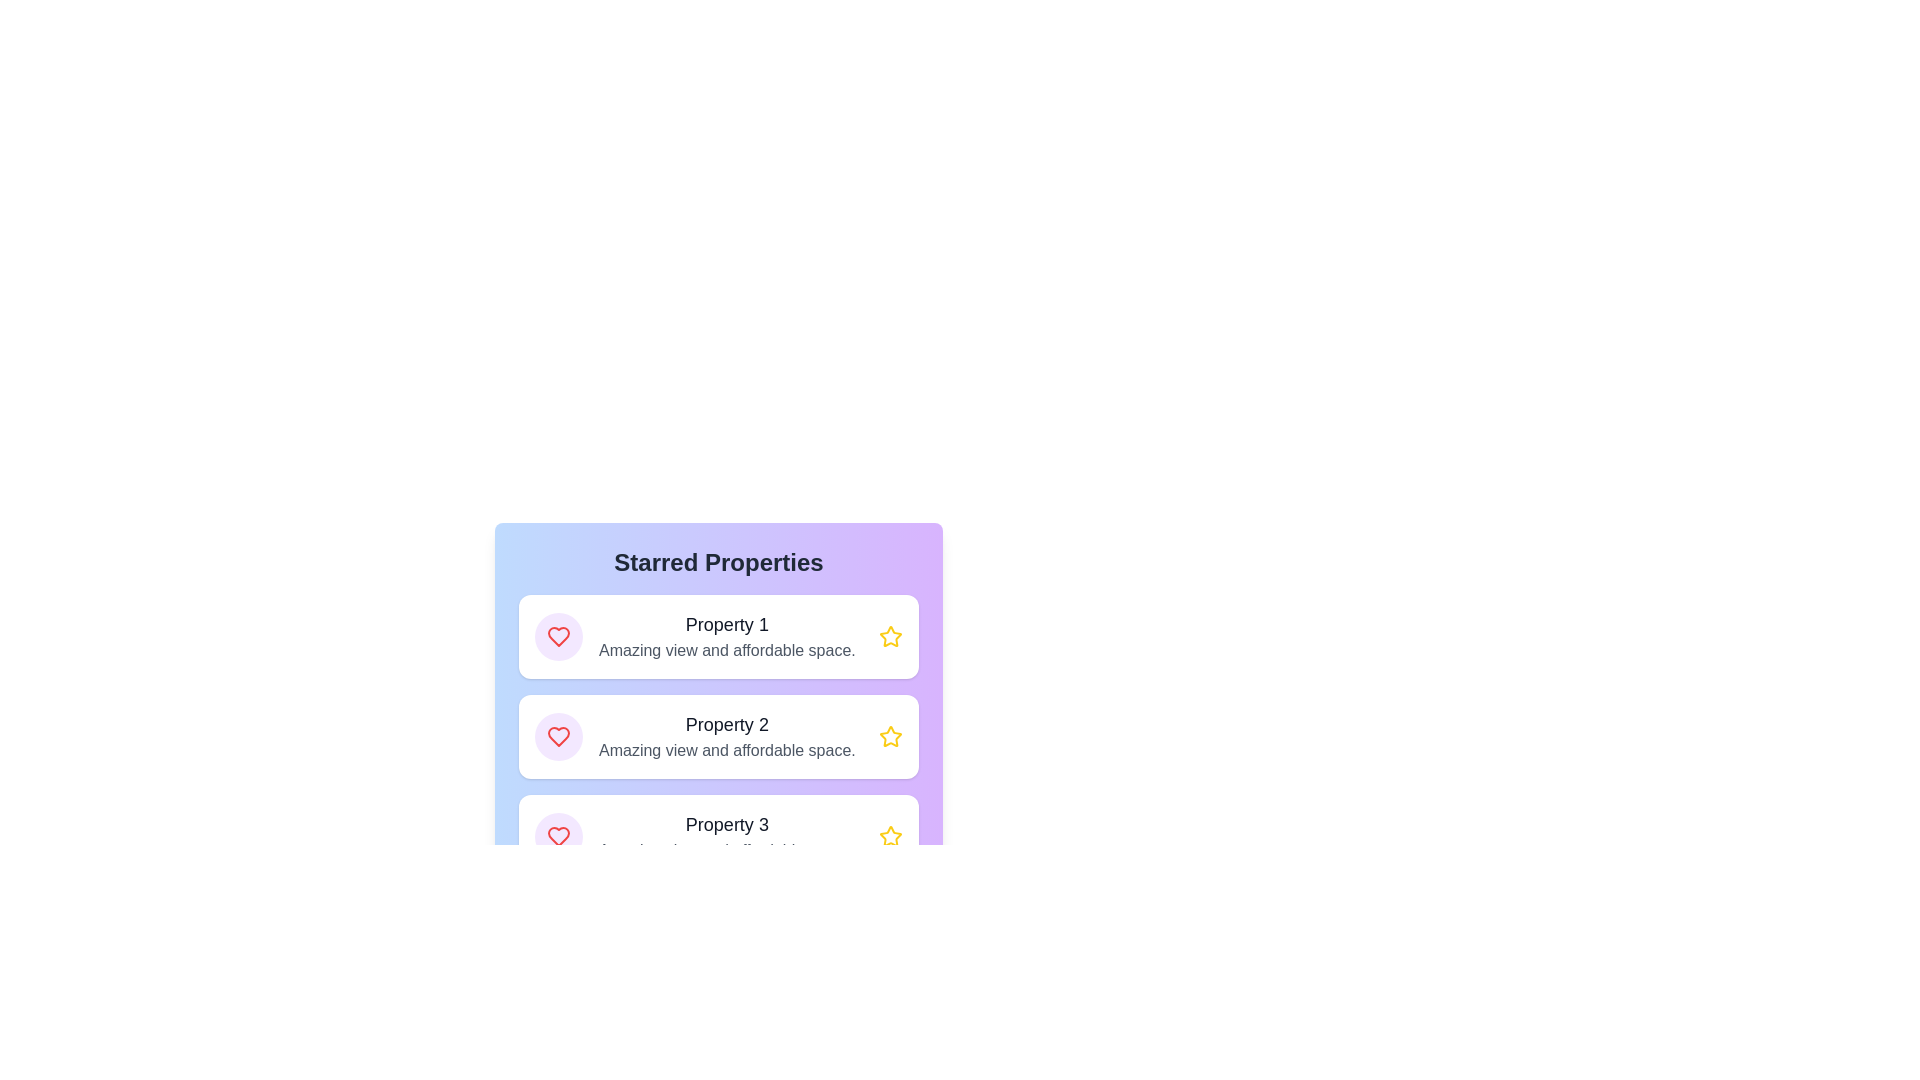 This screenshot has height=1080, width=1920. I want to click on the text label displaying 'Property 1', which is styled in bold and dark gray, positioned at the top of the first property entry in a vertical list, so click(726, 623).